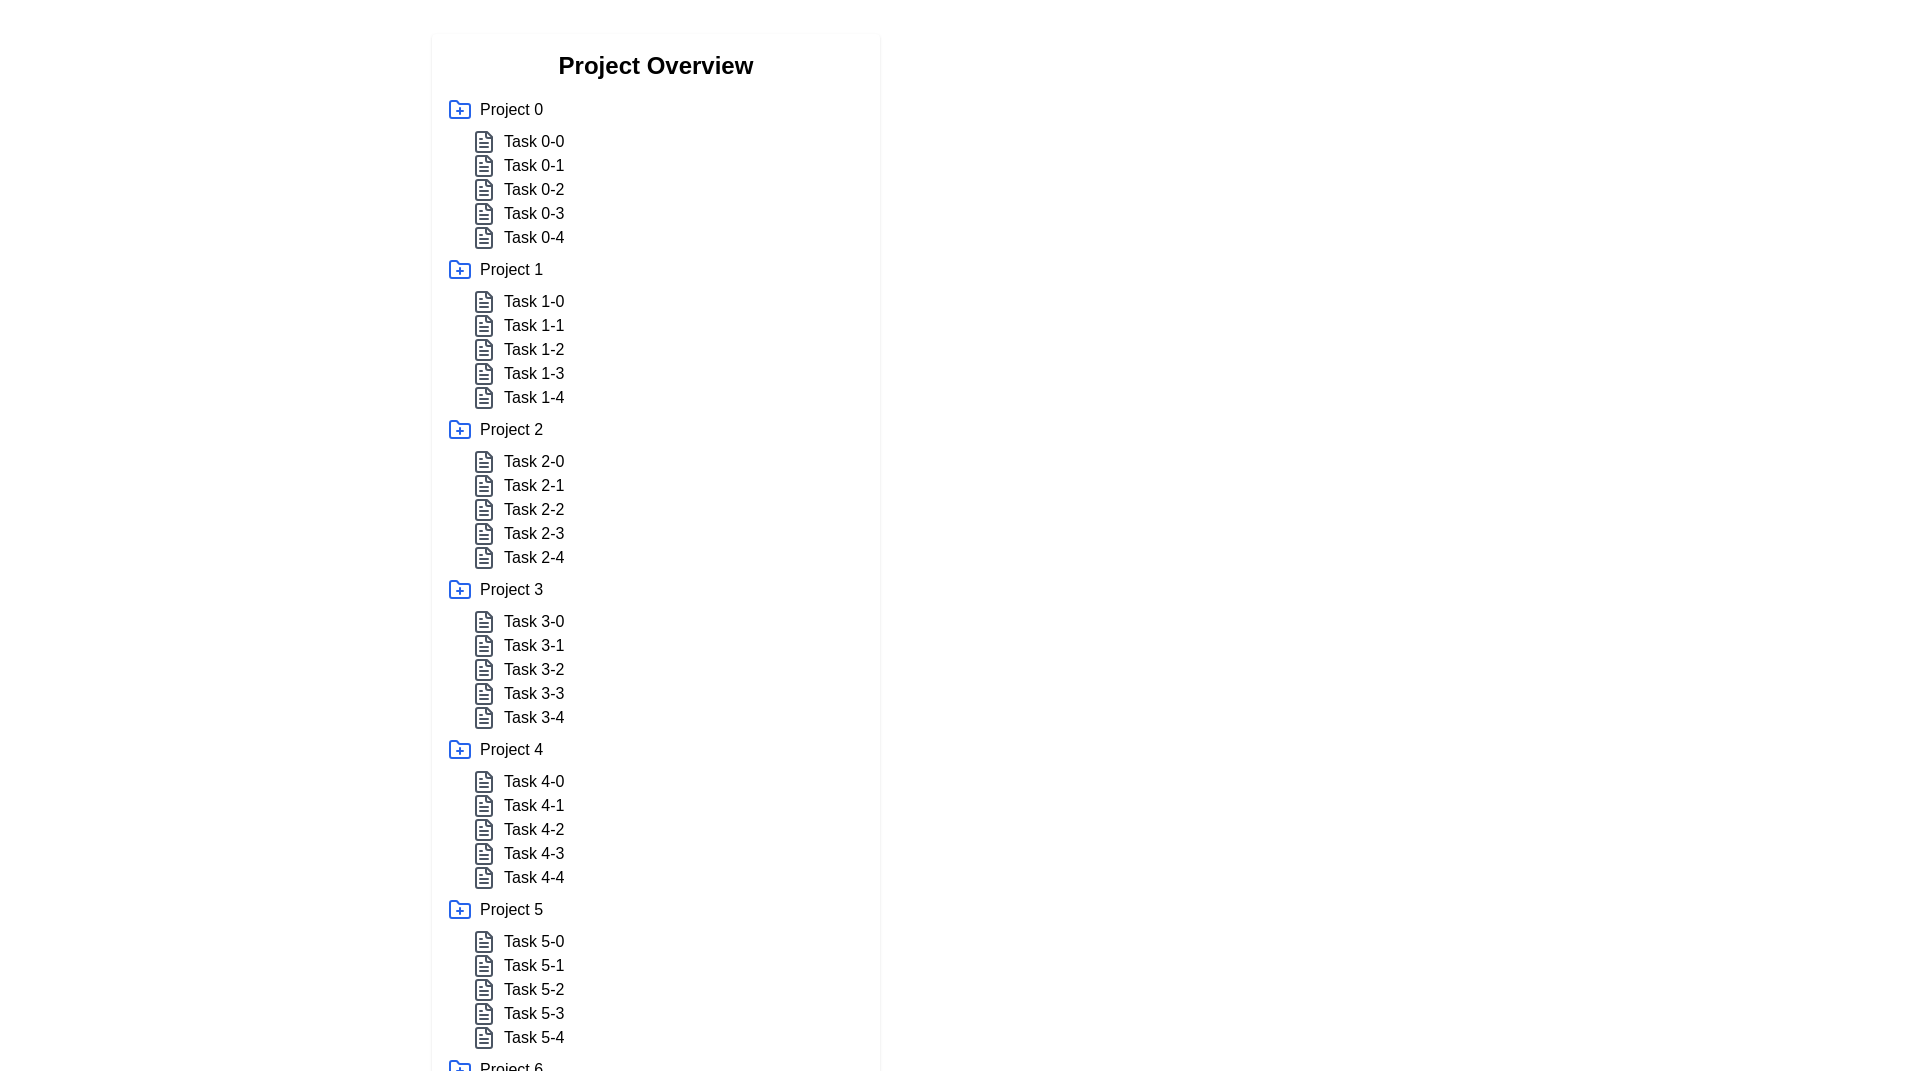 This screenshot has height=1080, width=1920. Describe the element at coordinates (484, 301) in the screenshot. I see `the document icon that is styled as an SVG and is gray in color, located next to the text 'Task 1-0'` at that location.